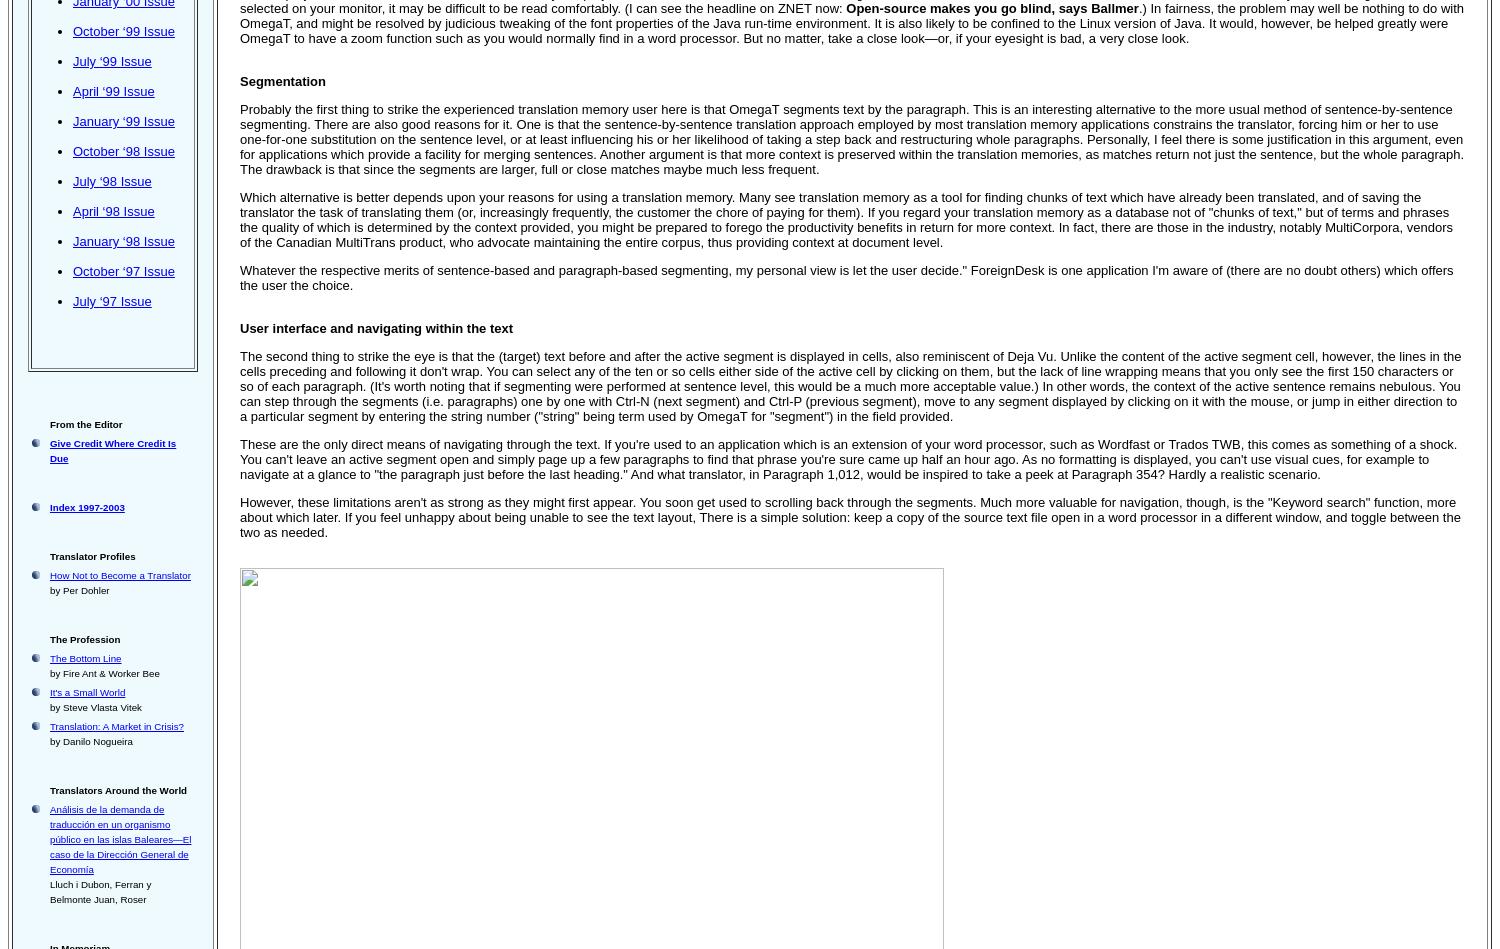  Describe the element at coordinates (122, 270) in the screenshot. I see `'October ‘97 Issue'` at that location.